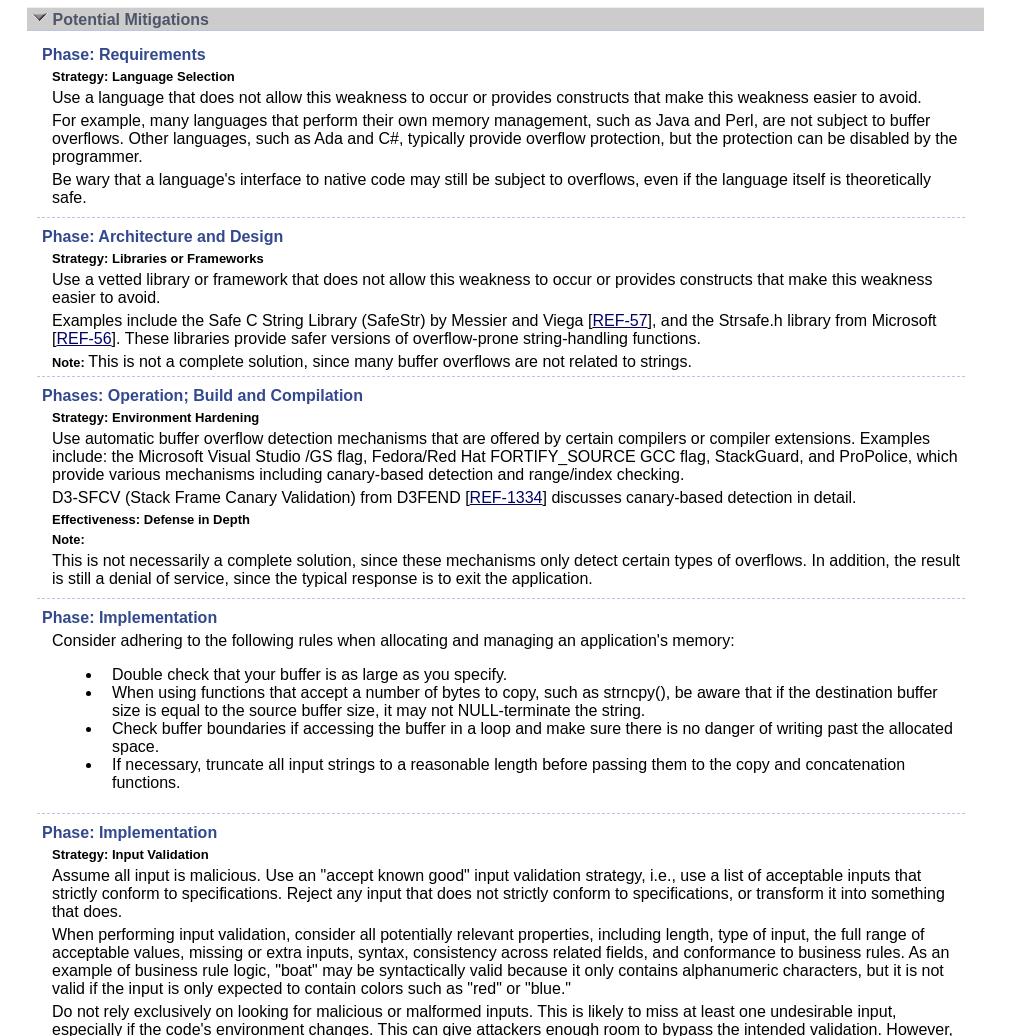  Describe the element at coordinates (491, 188) in the screenshot. I see `'Be wary that a language's interface to native code may still be subject to overflows, even if the language itself is theoretically safe.'` at that location.